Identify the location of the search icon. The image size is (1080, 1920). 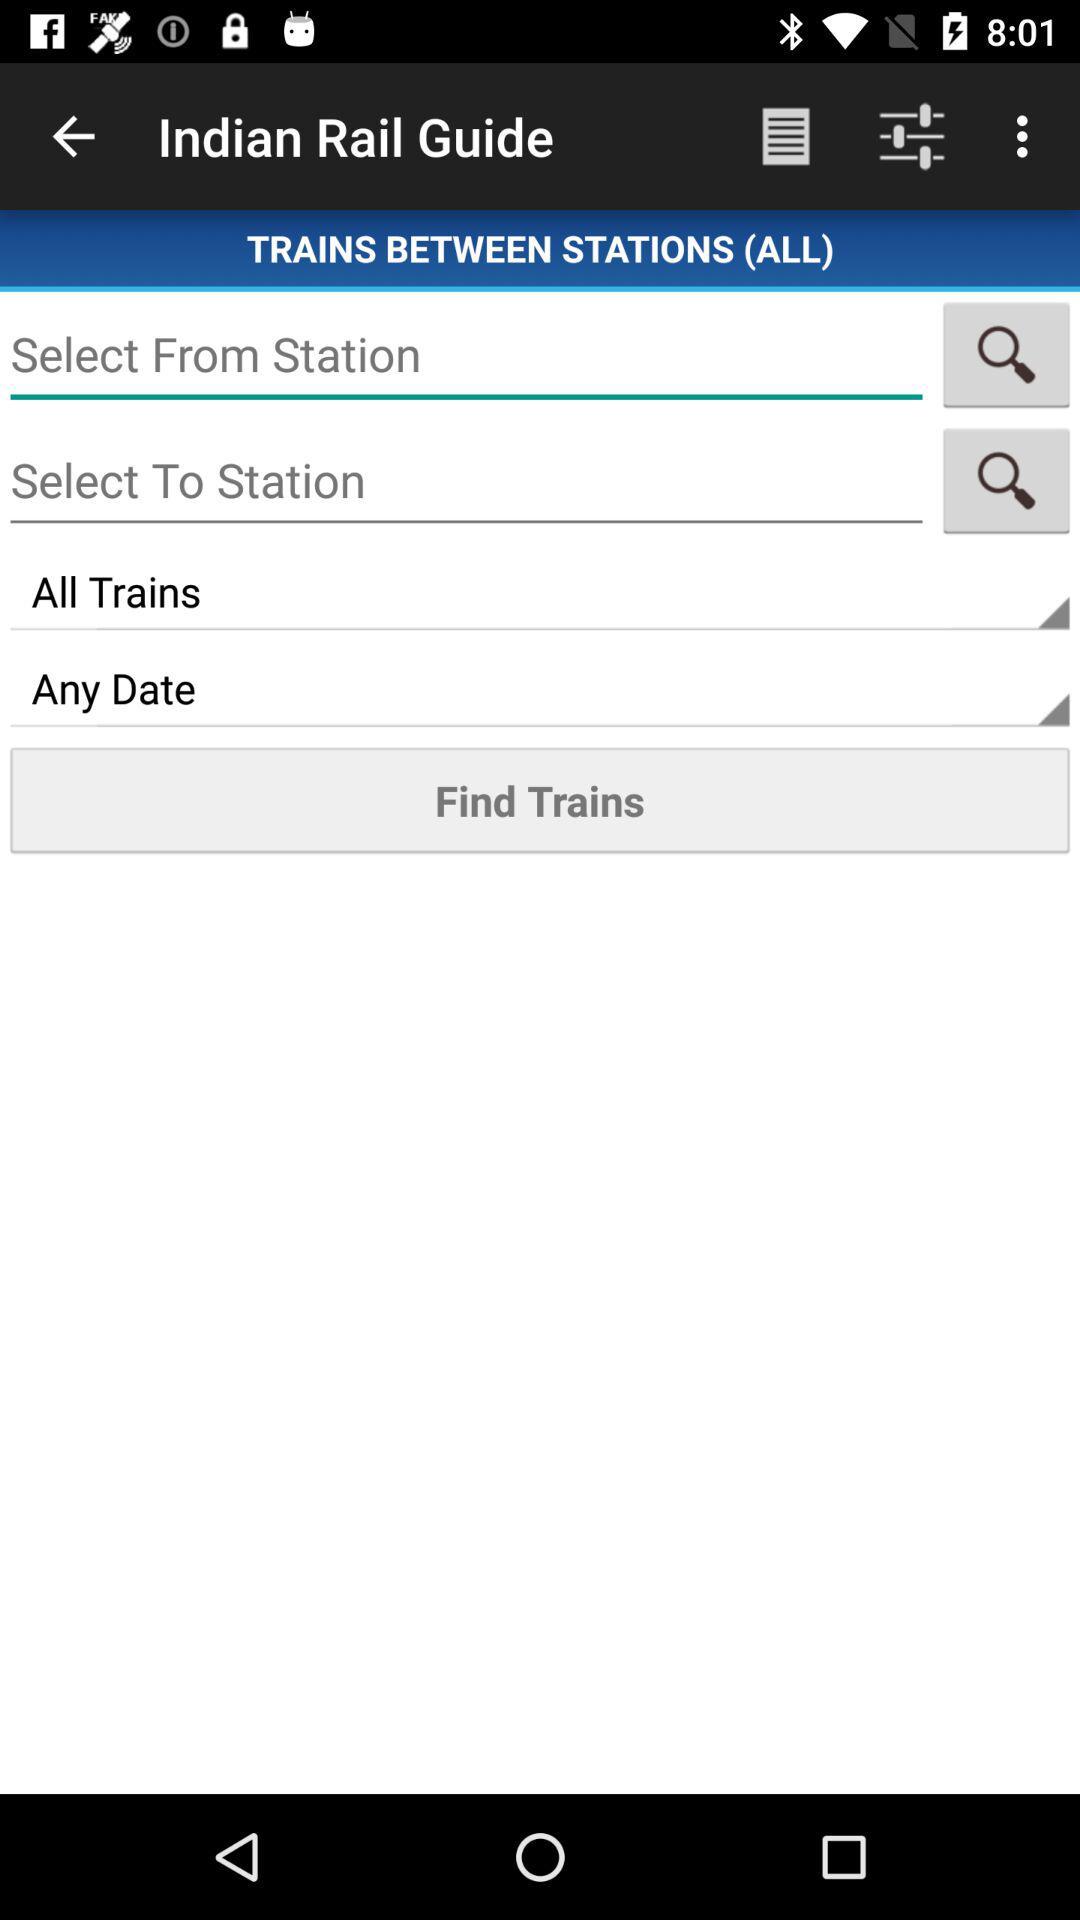
(1006, 354).